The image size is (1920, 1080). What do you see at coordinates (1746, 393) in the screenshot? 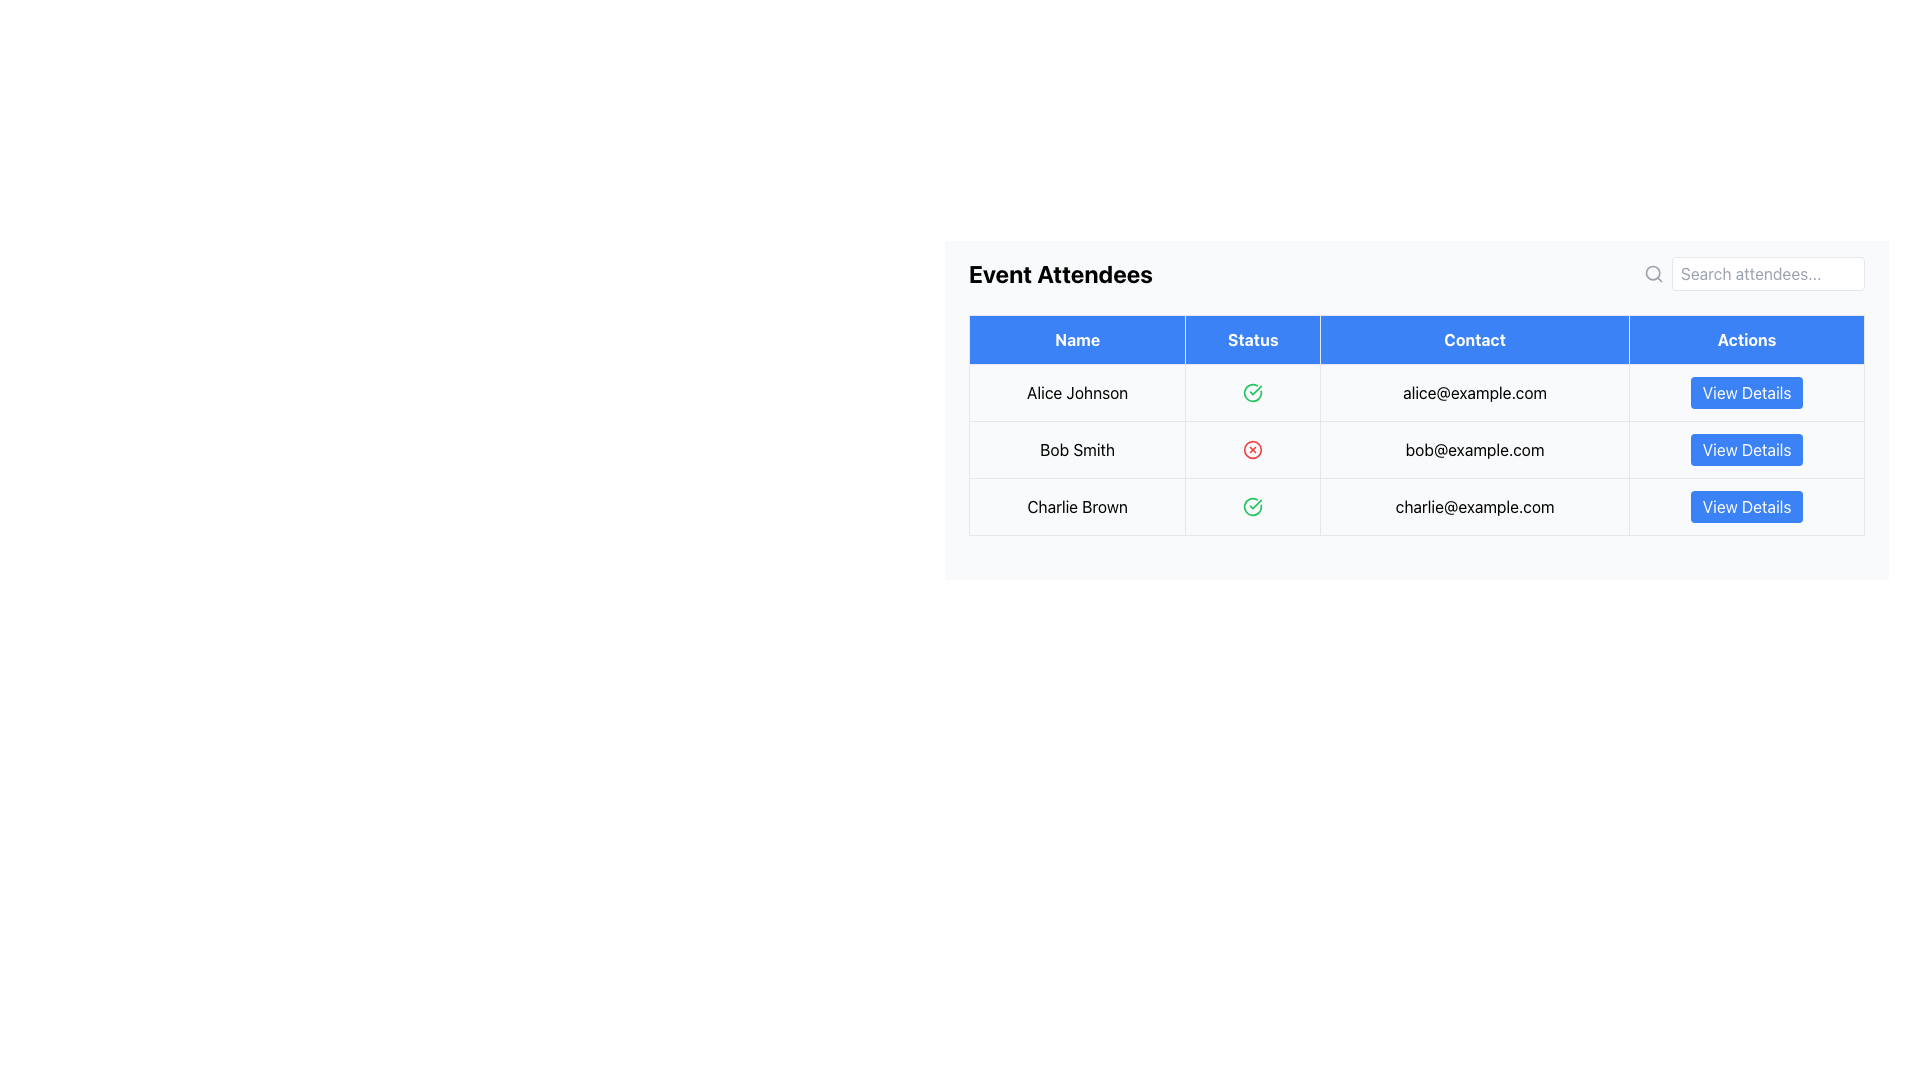
I see `the rectangular button with a blue background and white text reading 'View Details', located in the last column of the first row of the table, to change its visual state` at bounding box center [1746, 393].